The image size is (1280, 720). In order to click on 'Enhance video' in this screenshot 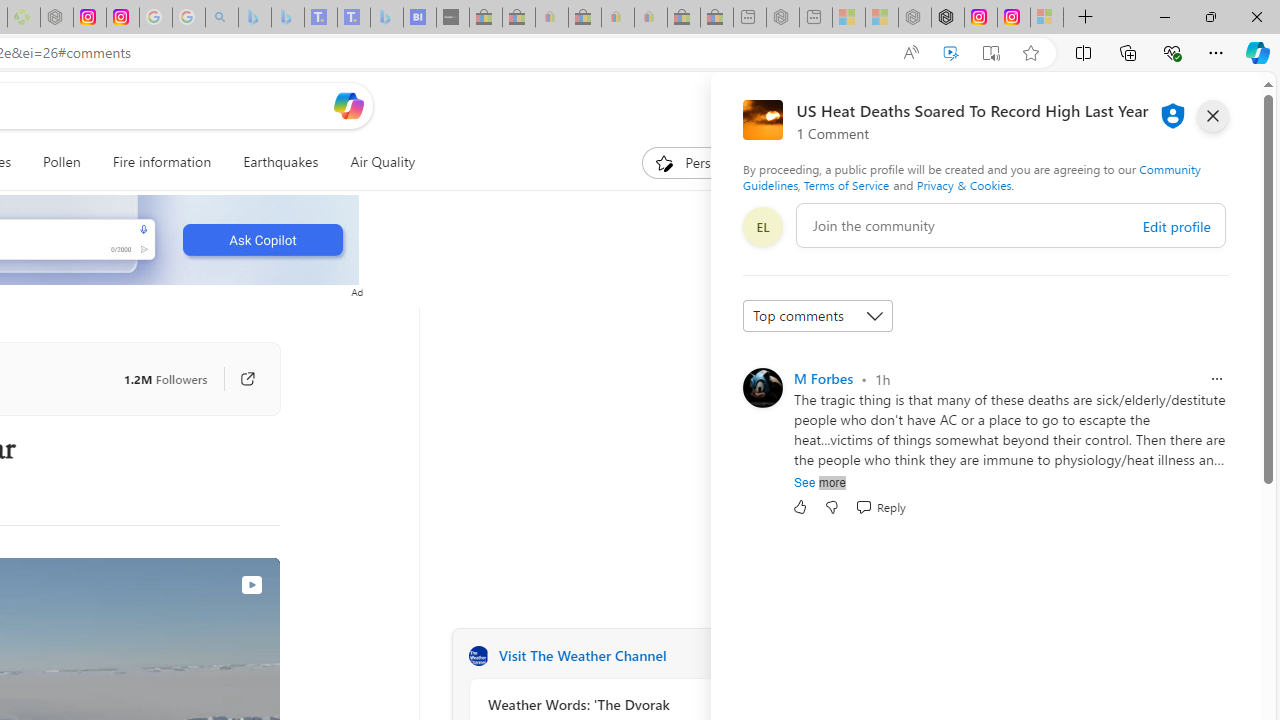, I will do `click(950, 52)`.